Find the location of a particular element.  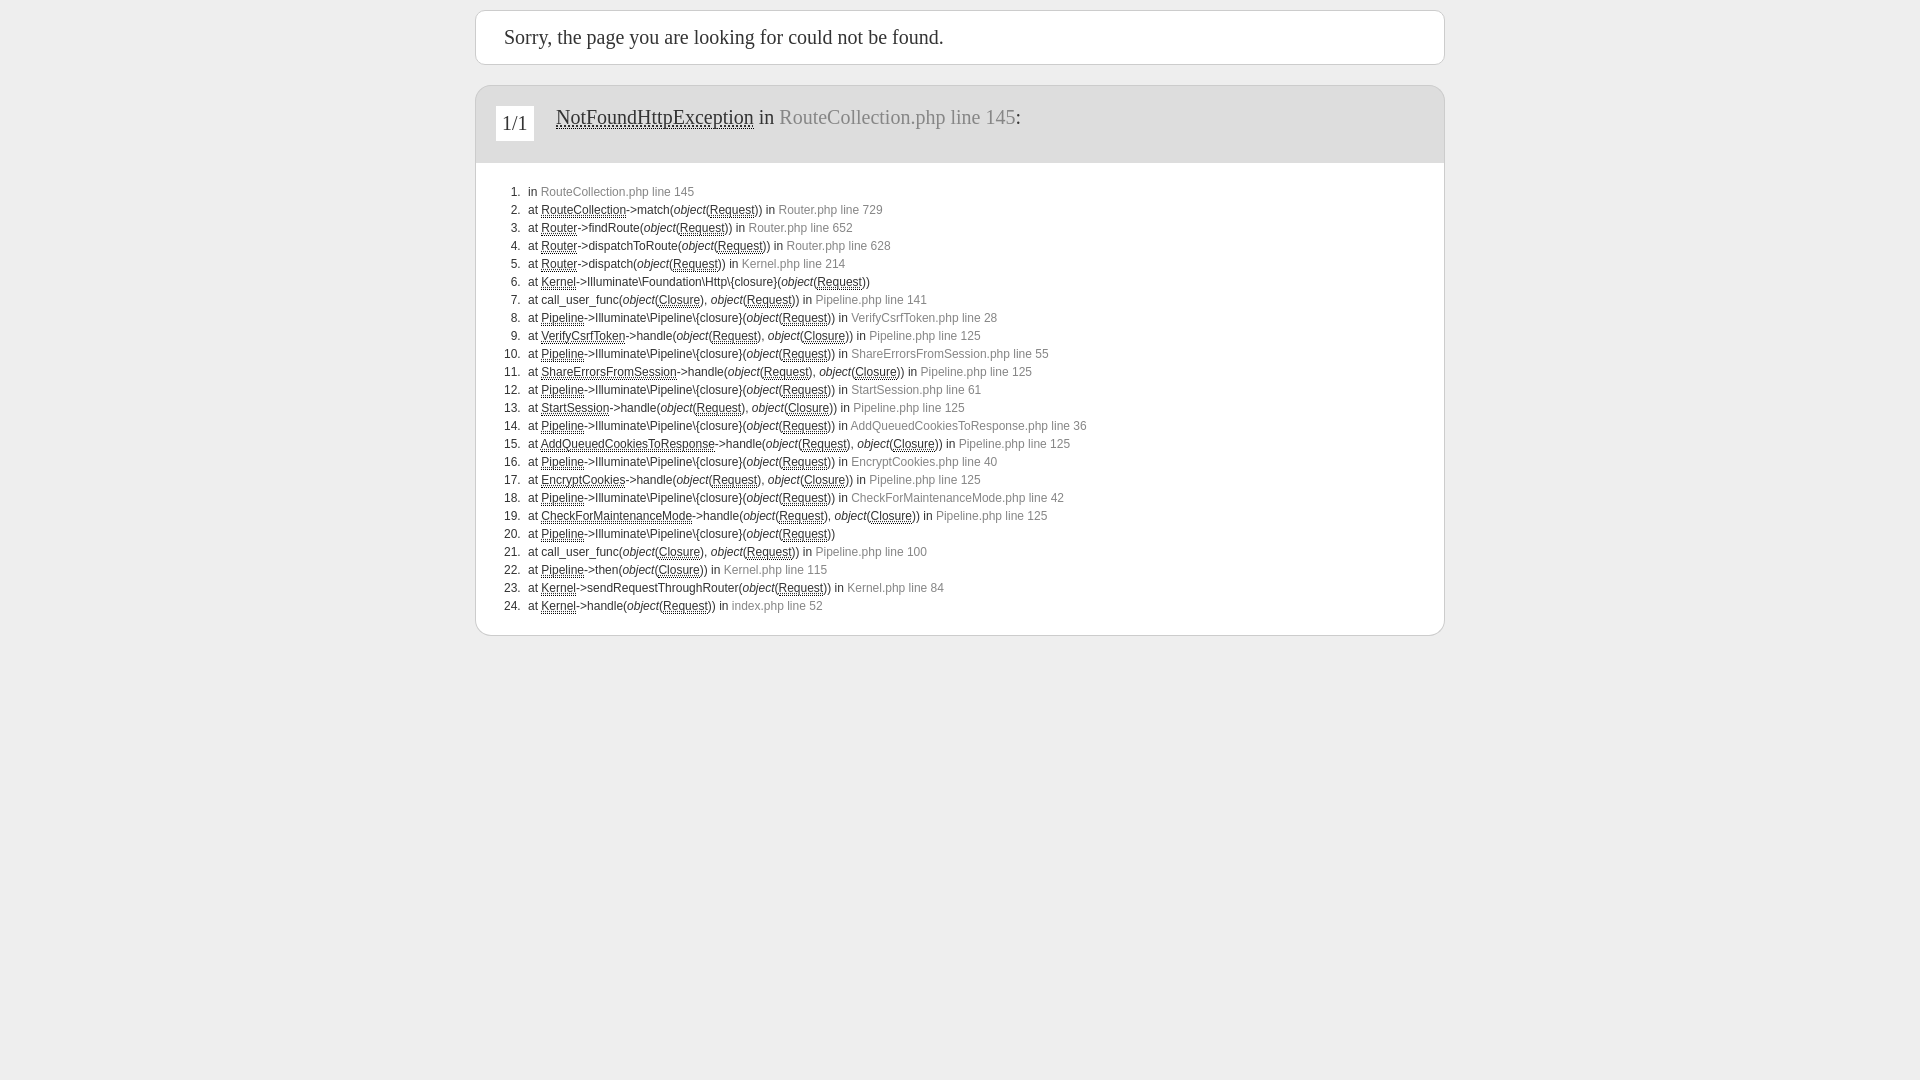

'Router.php line 652' is located at coordinates (800, 226).